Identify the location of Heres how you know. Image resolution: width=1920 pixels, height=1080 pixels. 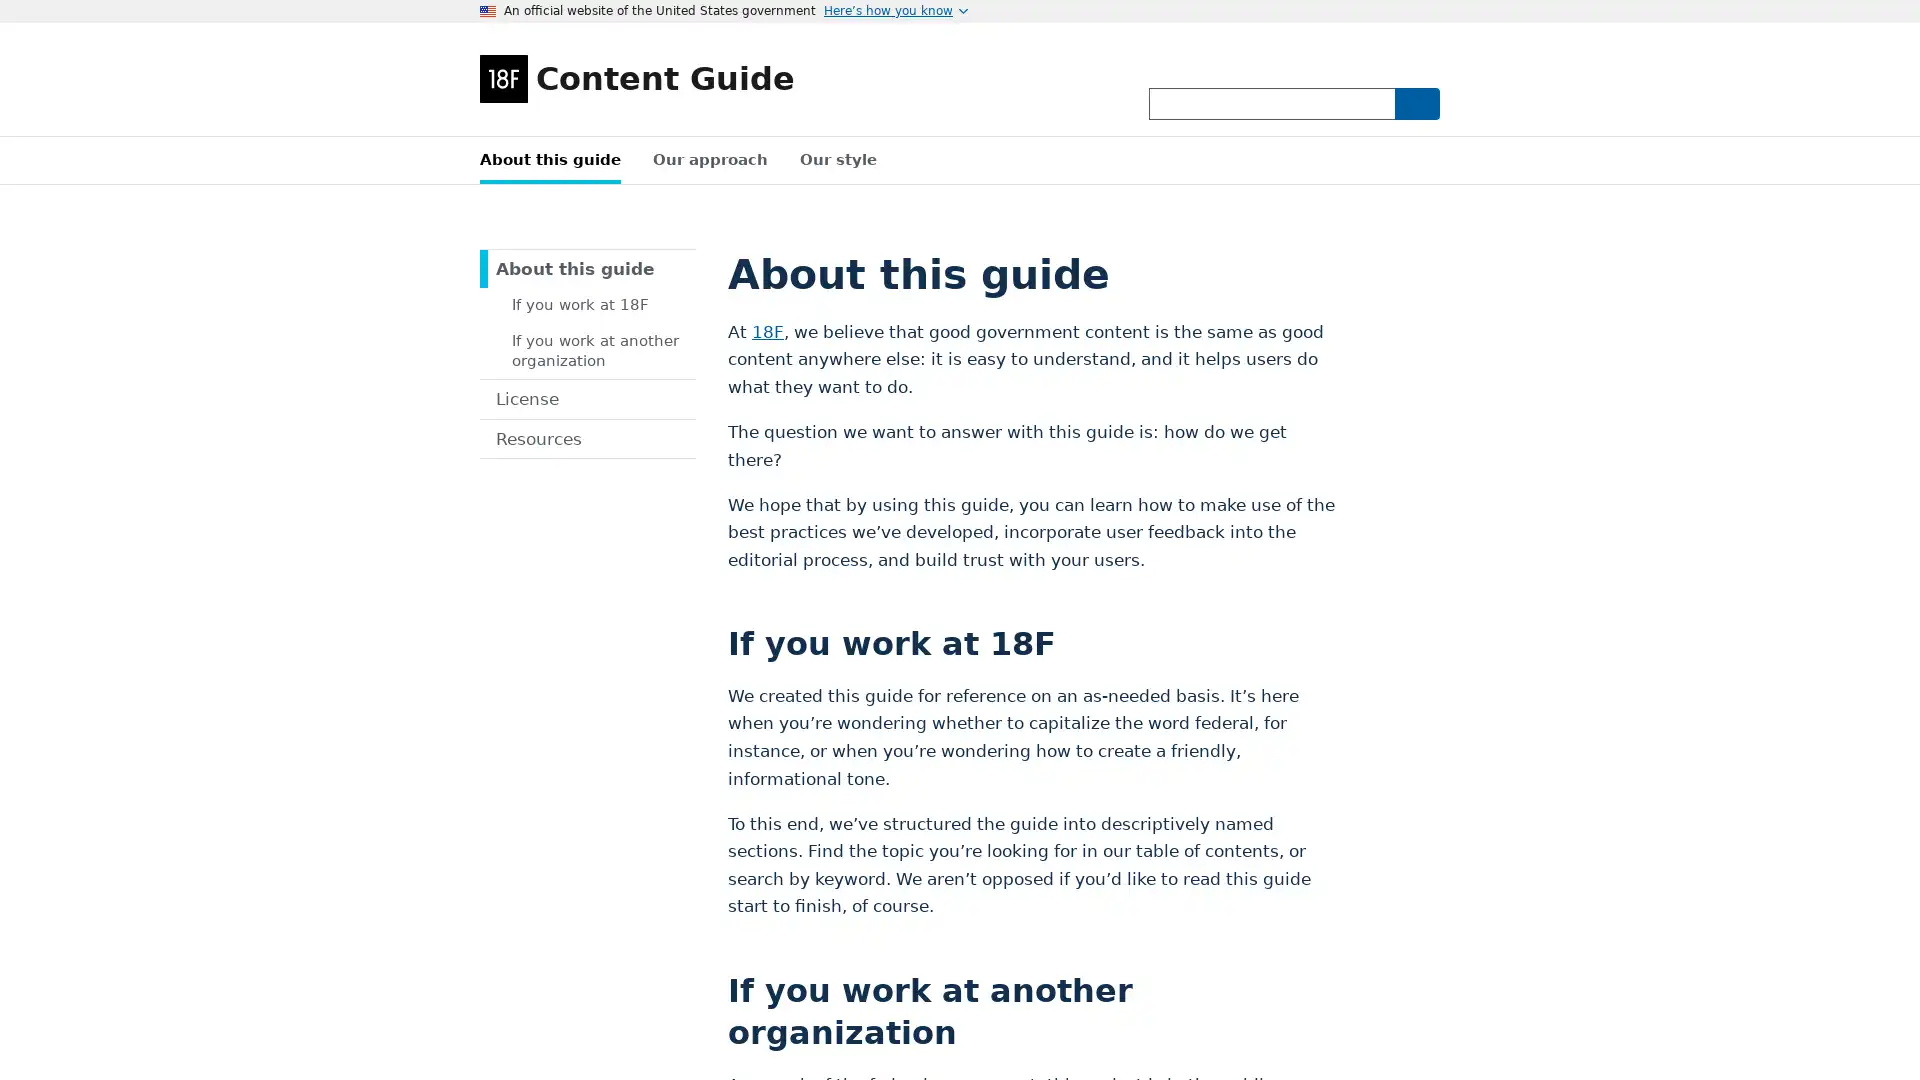
(895, 11).